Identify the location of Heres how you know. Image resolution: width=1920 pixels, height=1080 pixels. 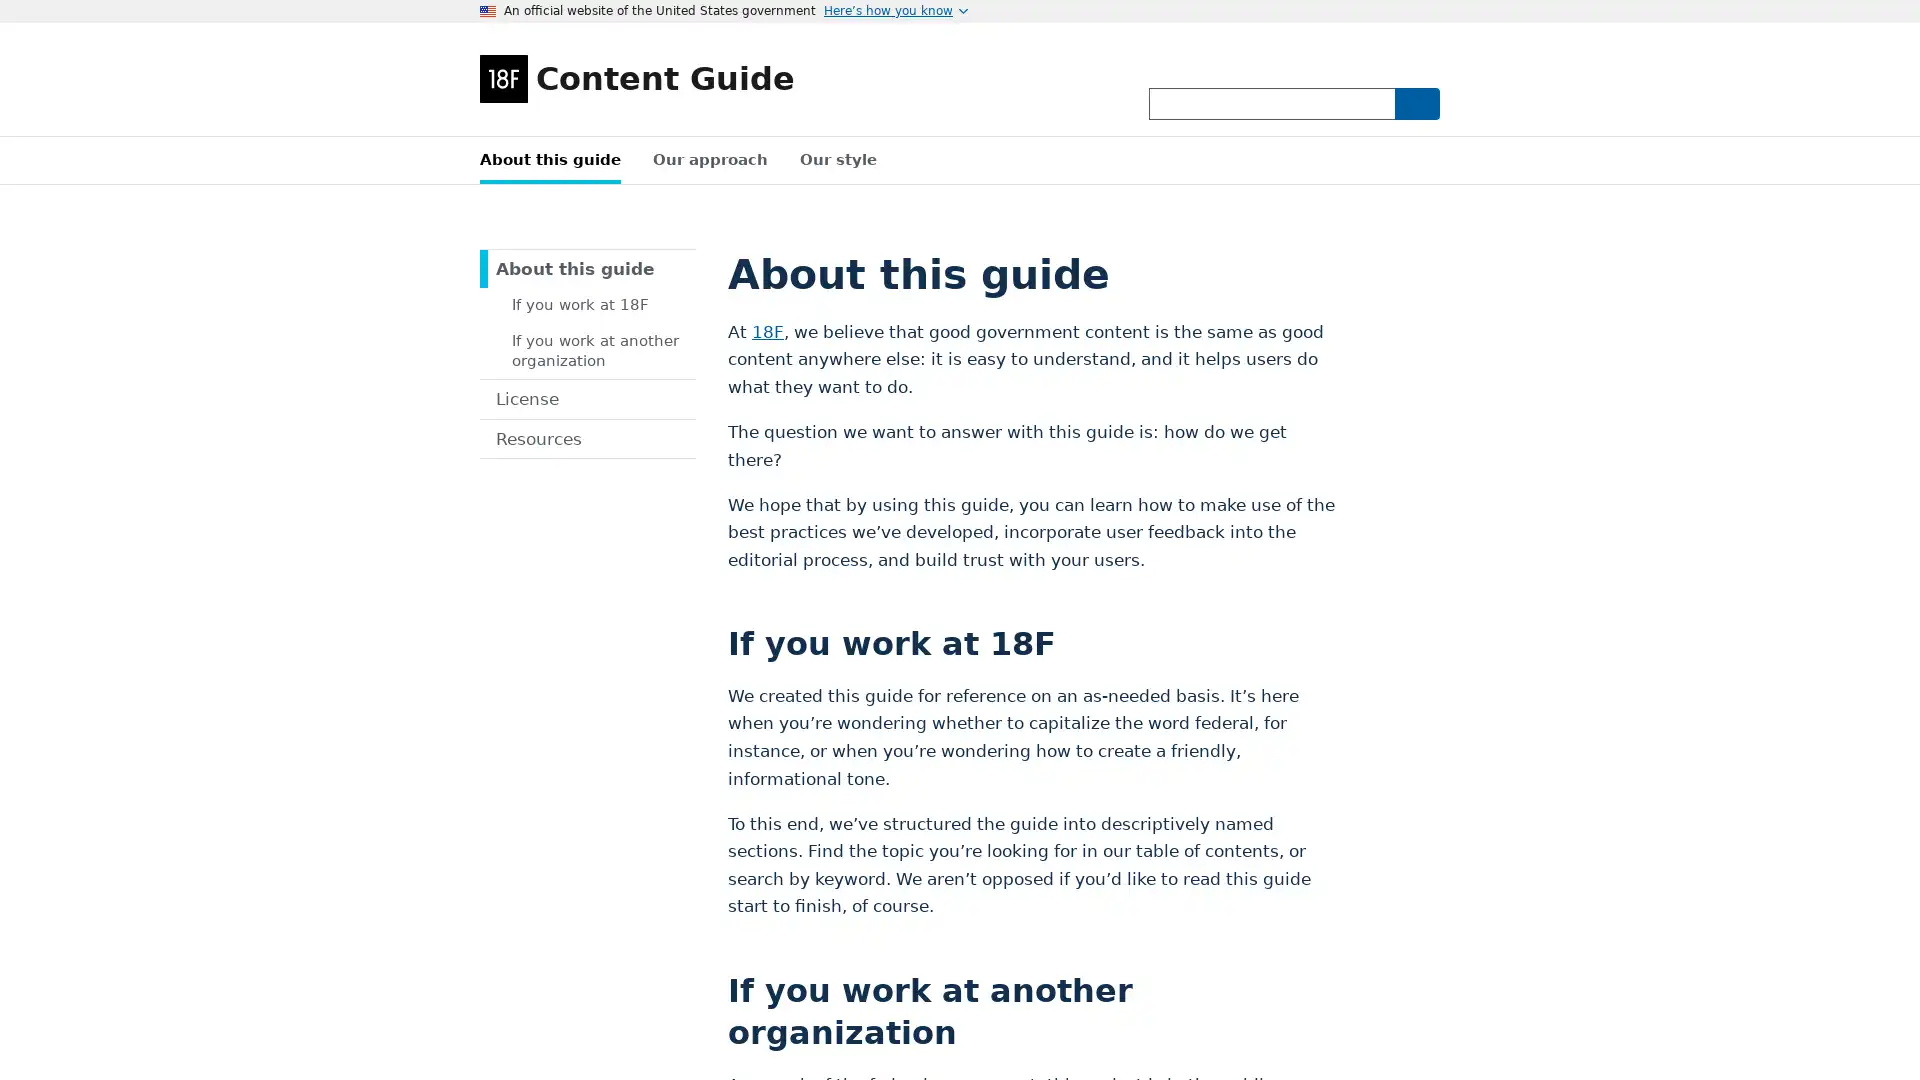
(895, 11).